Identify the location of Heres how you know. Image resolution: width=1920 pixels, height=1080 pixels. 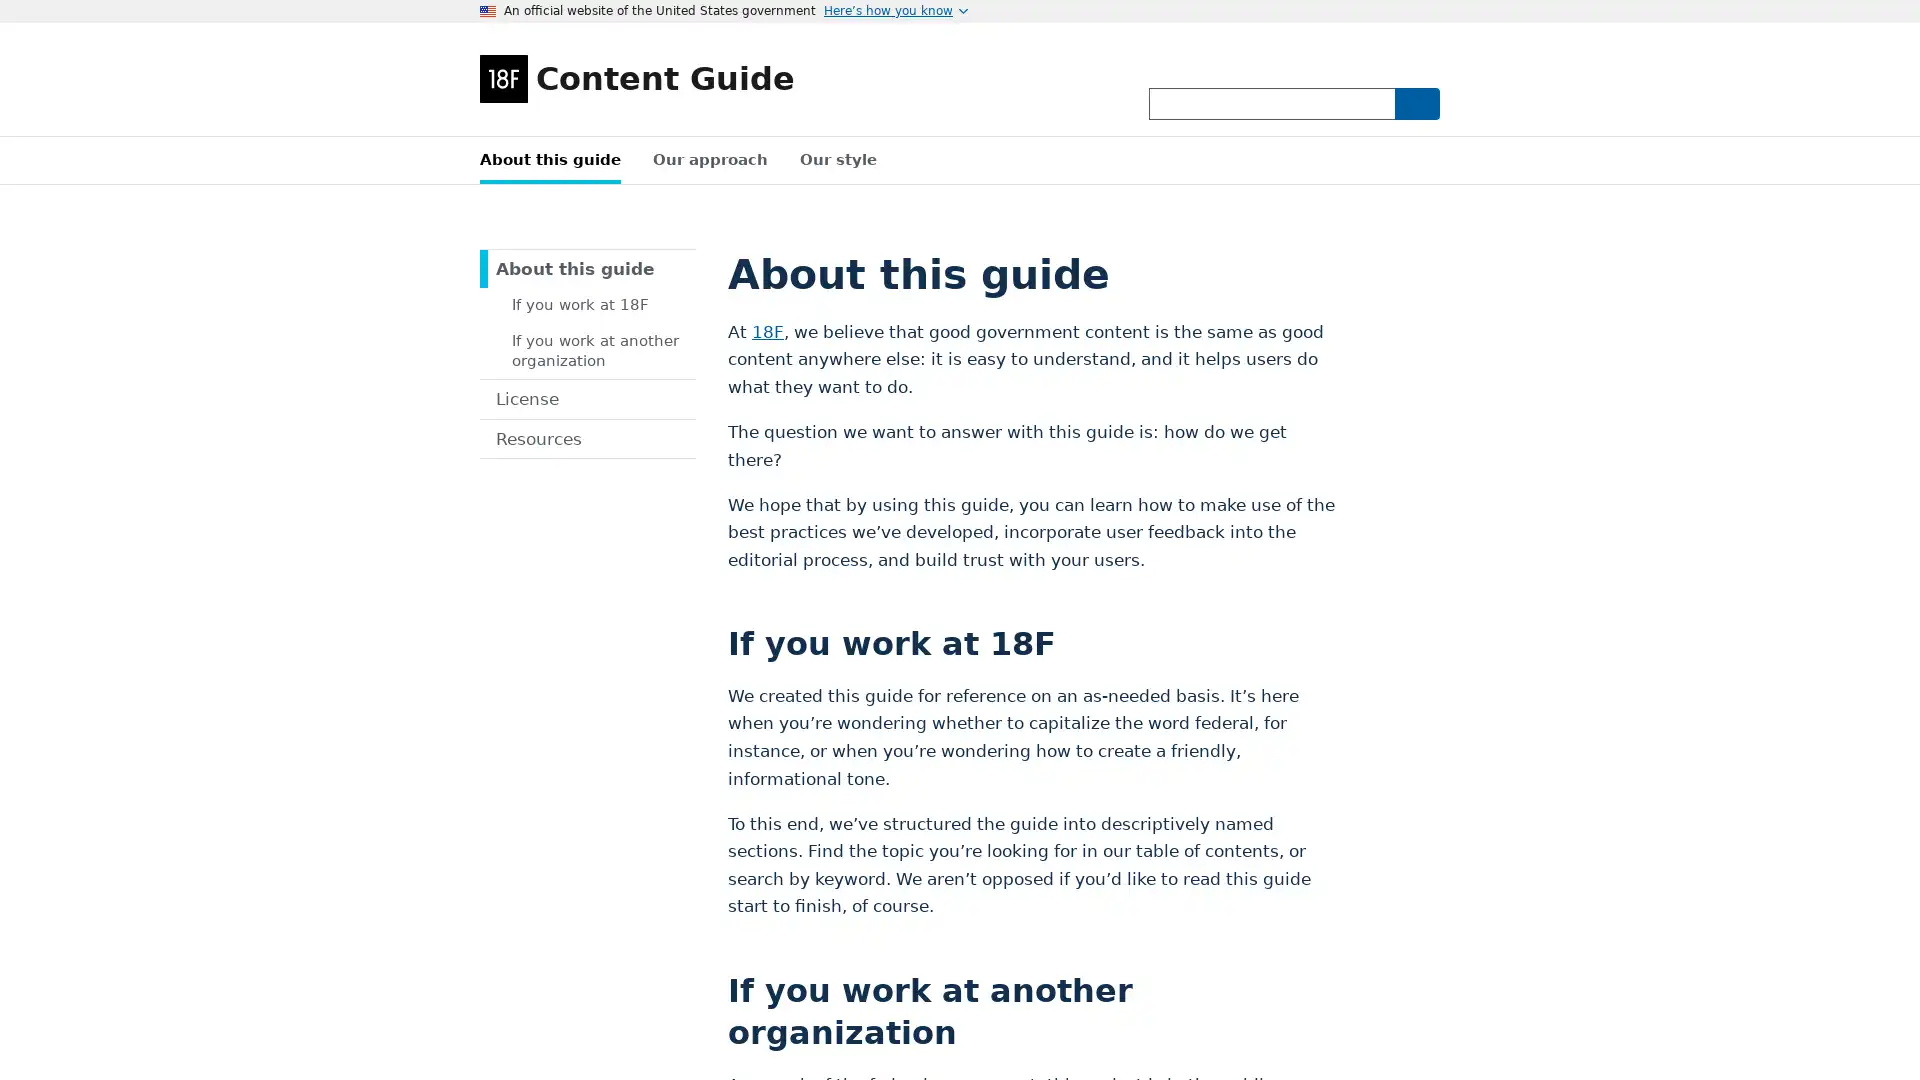
(895, 11).